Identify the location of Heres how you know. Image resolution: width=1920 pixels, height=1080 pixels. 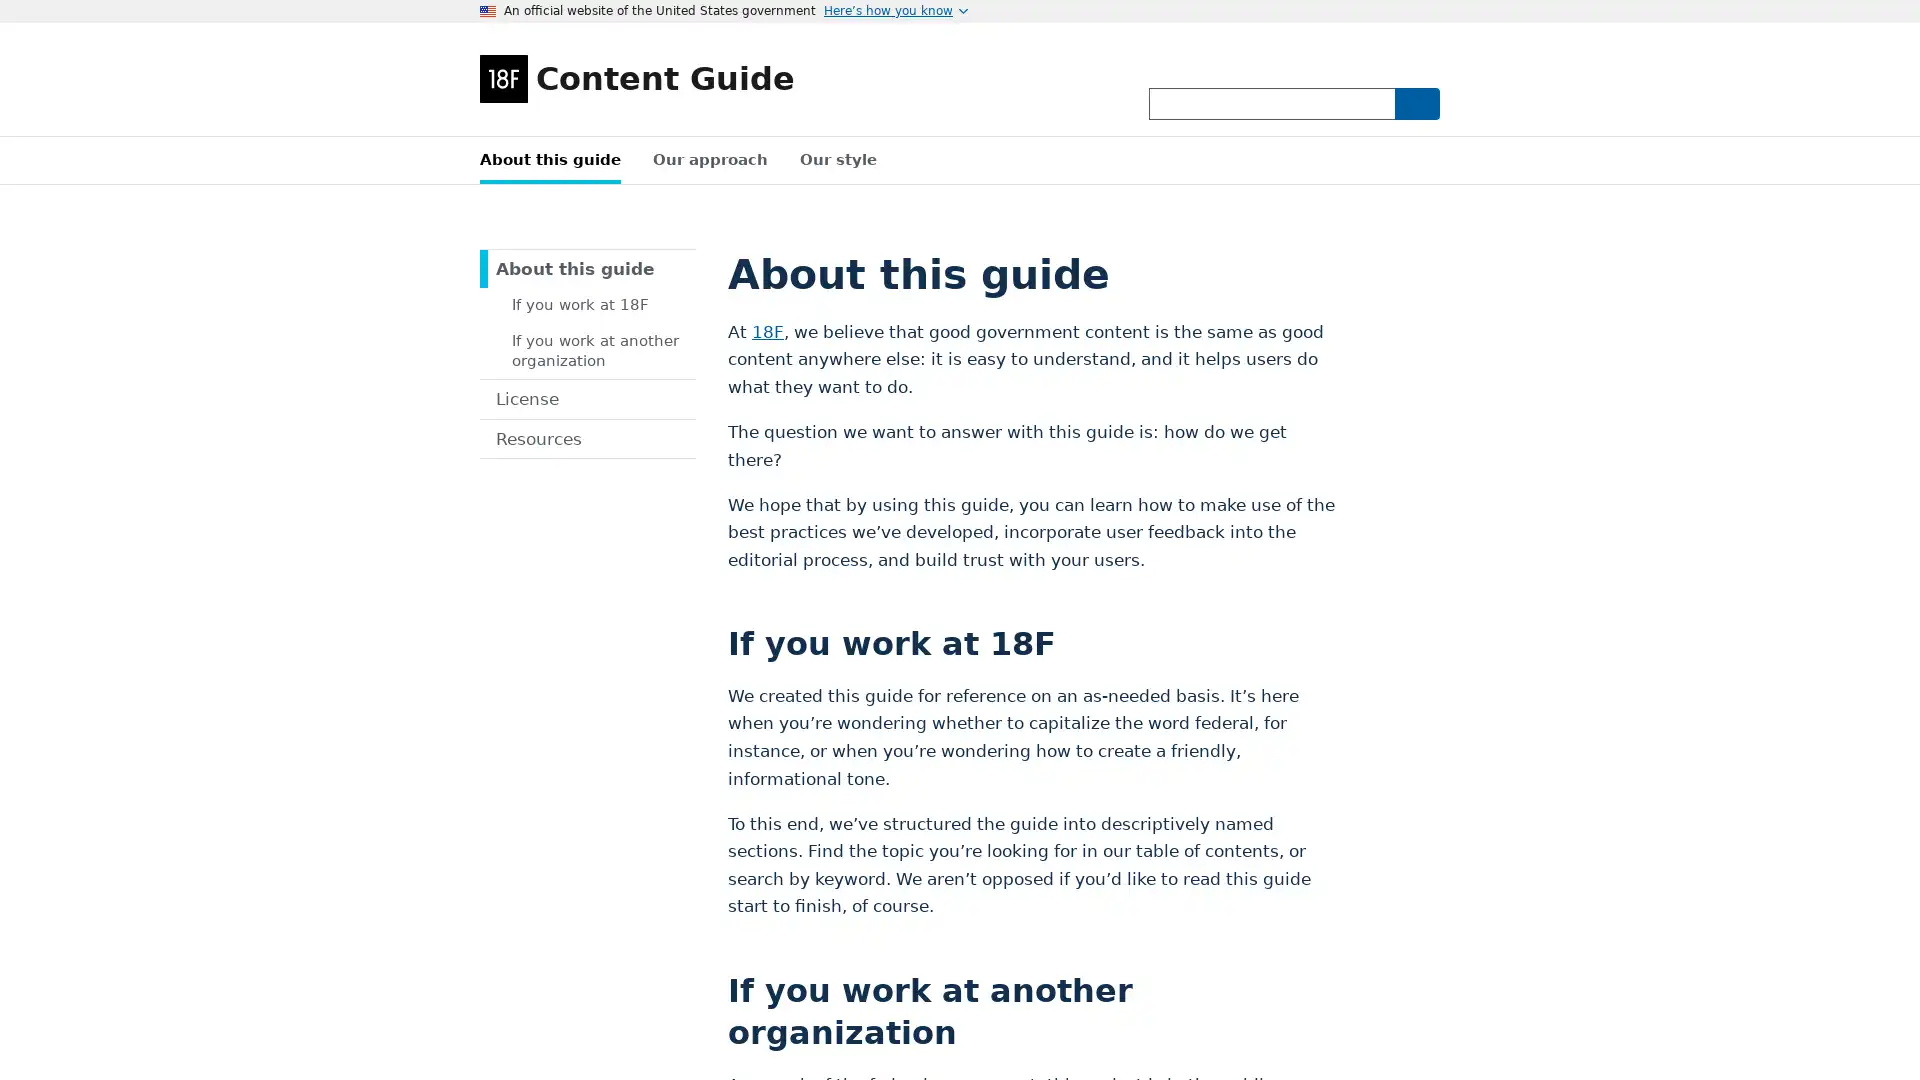
(895, 11).